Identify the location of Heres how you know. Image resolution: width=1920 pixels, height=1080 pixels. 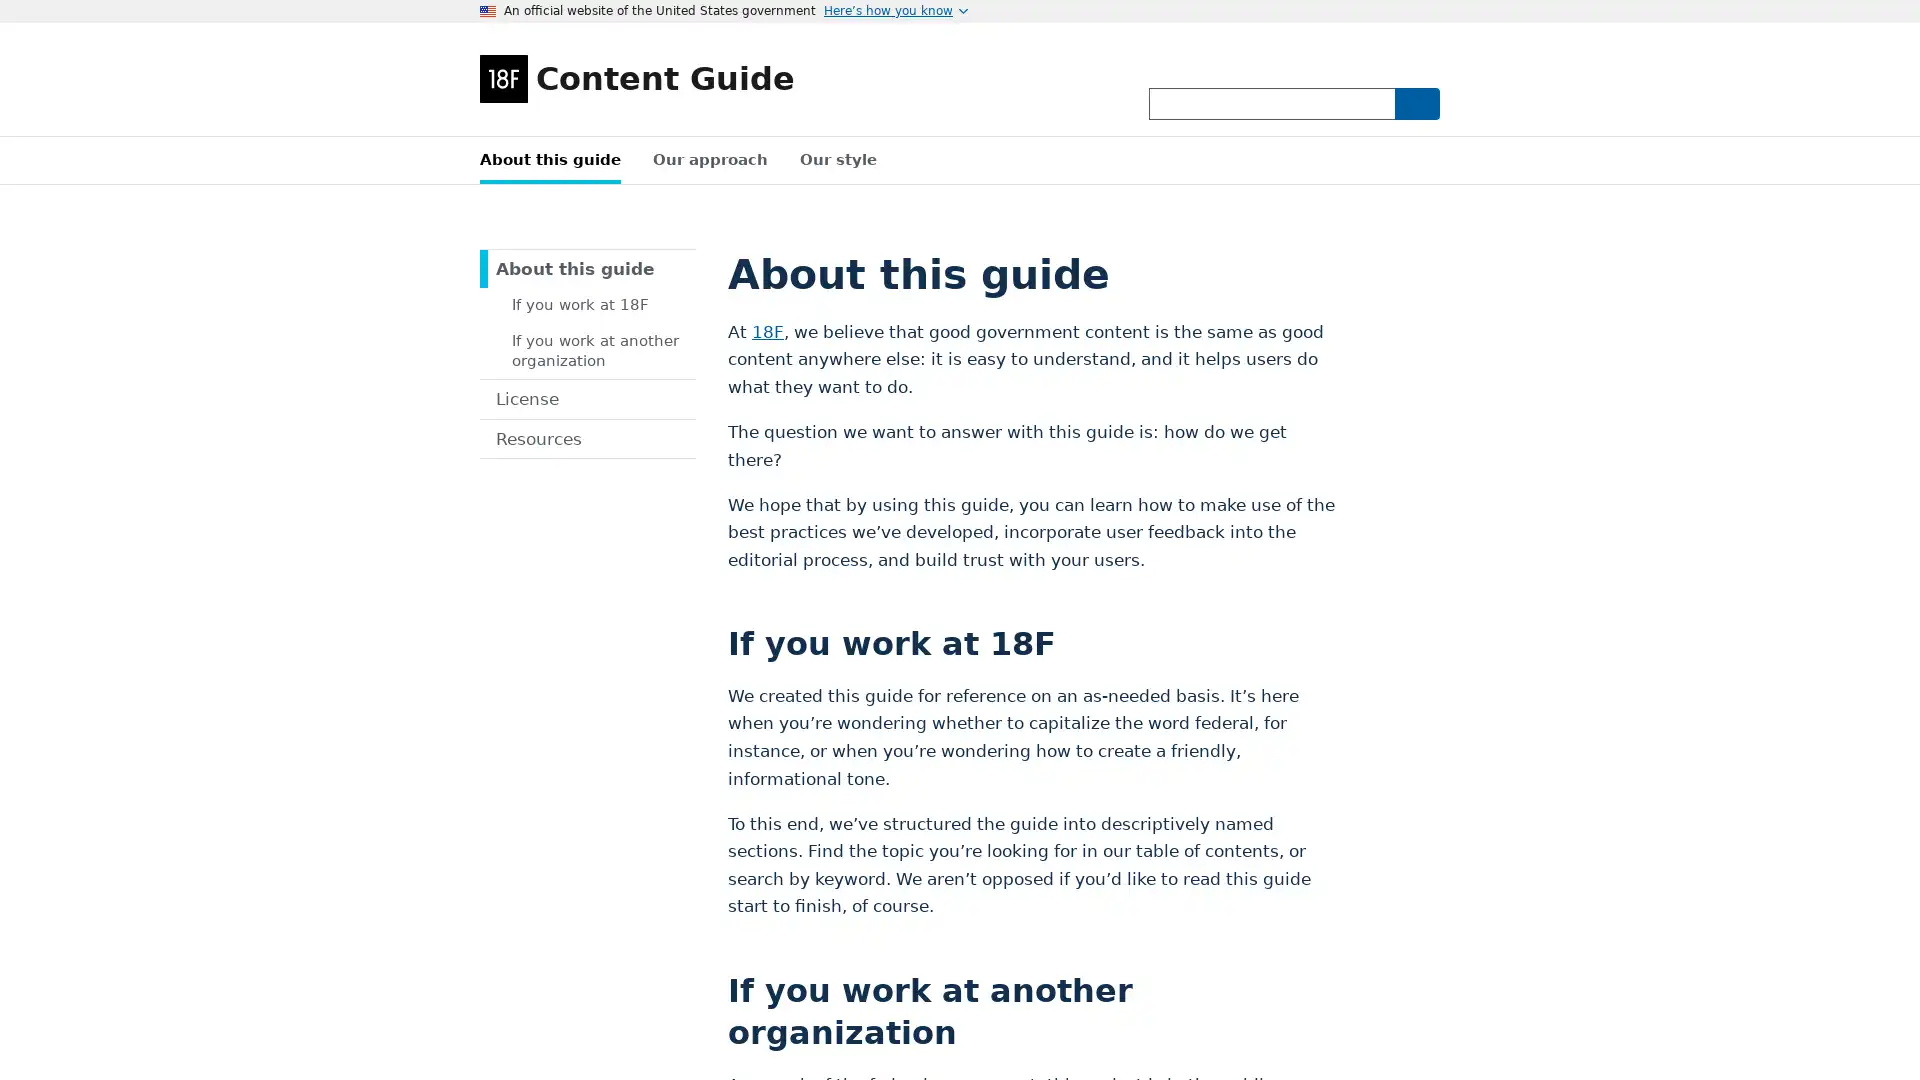
(895, 11).